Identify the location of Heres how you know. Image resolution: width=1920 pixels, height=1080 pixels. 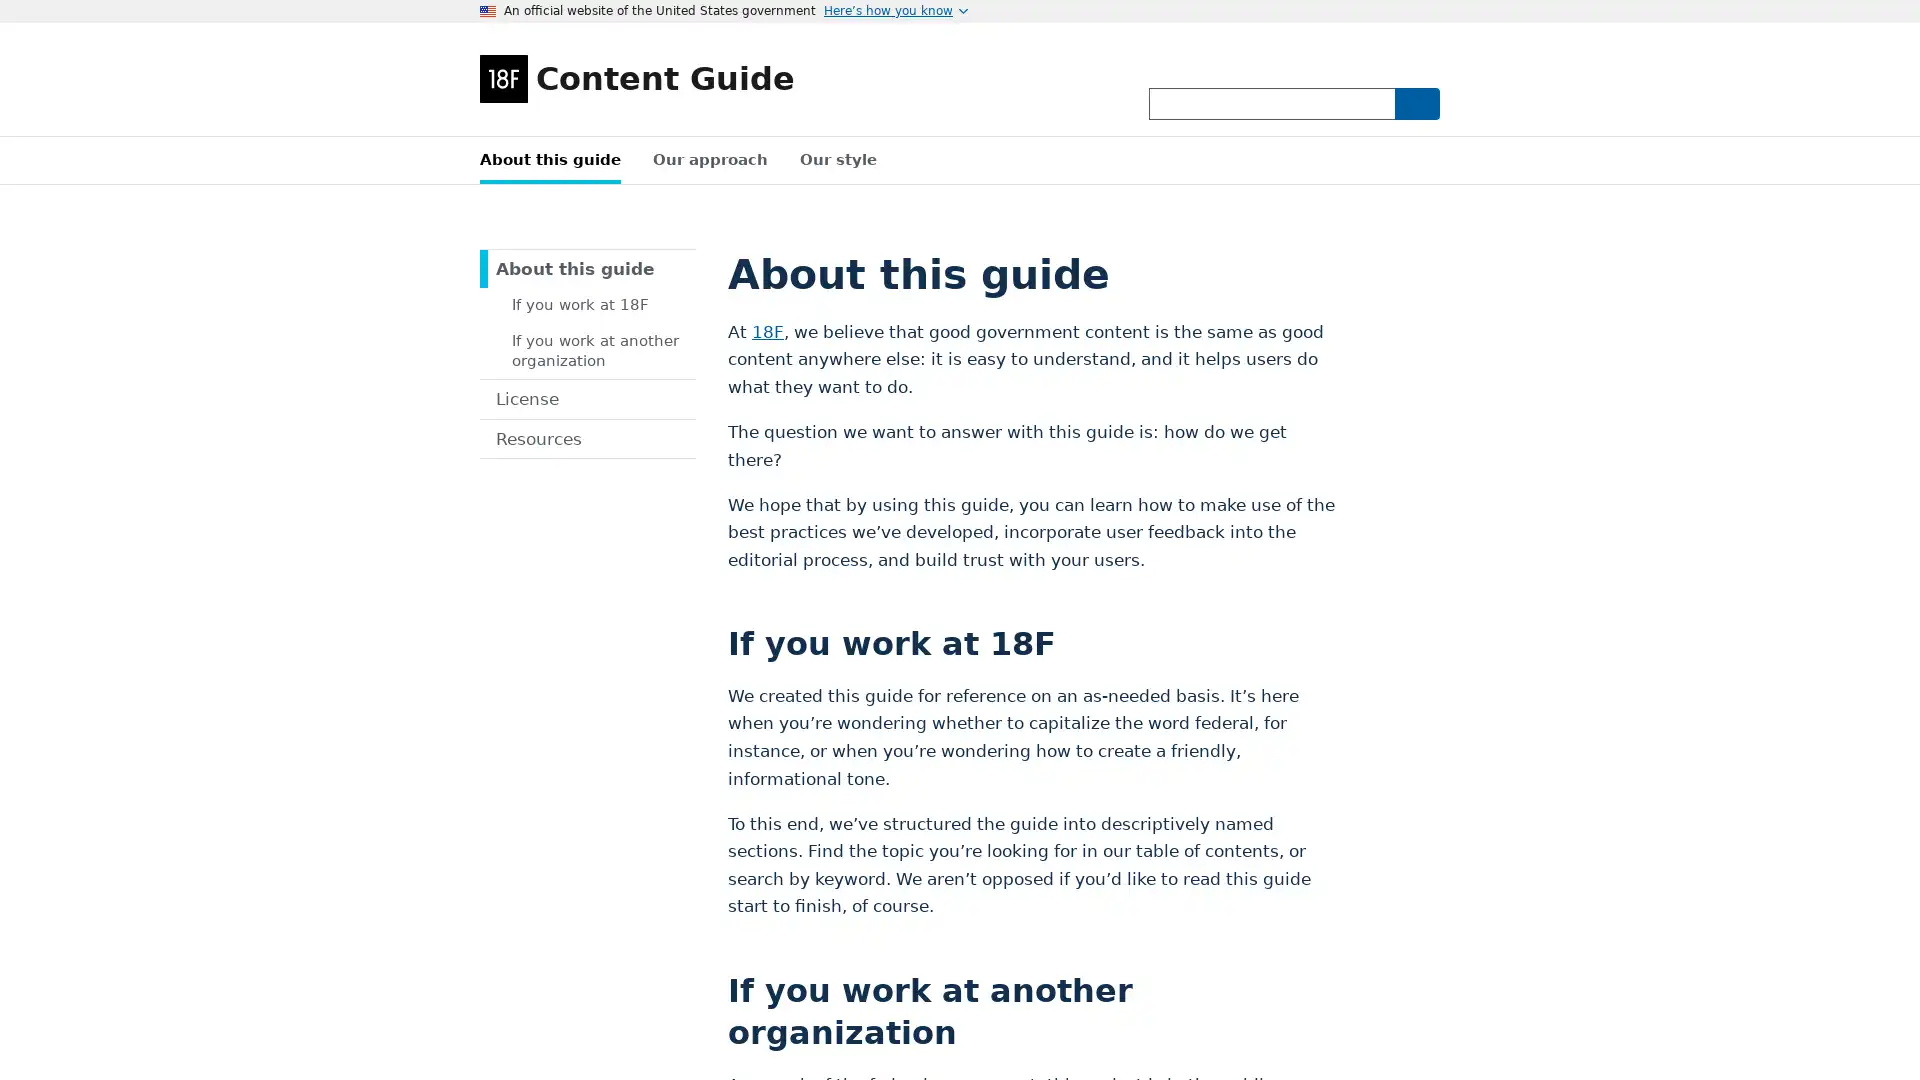
(895, 11).